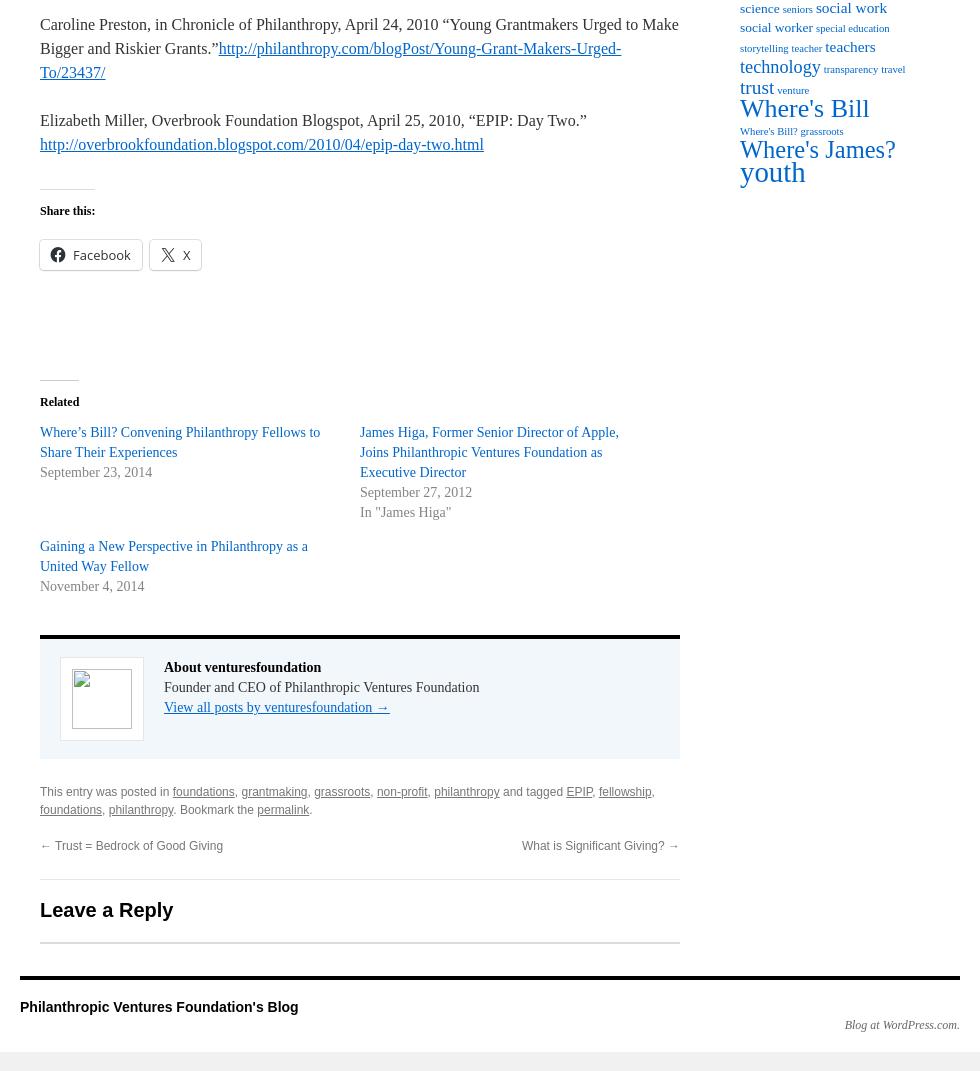  What do you see at coordinates (843, 1024) in the screenshot?
I see `'Blog at WordPress.com.'` at bounding box center [843, 1024].